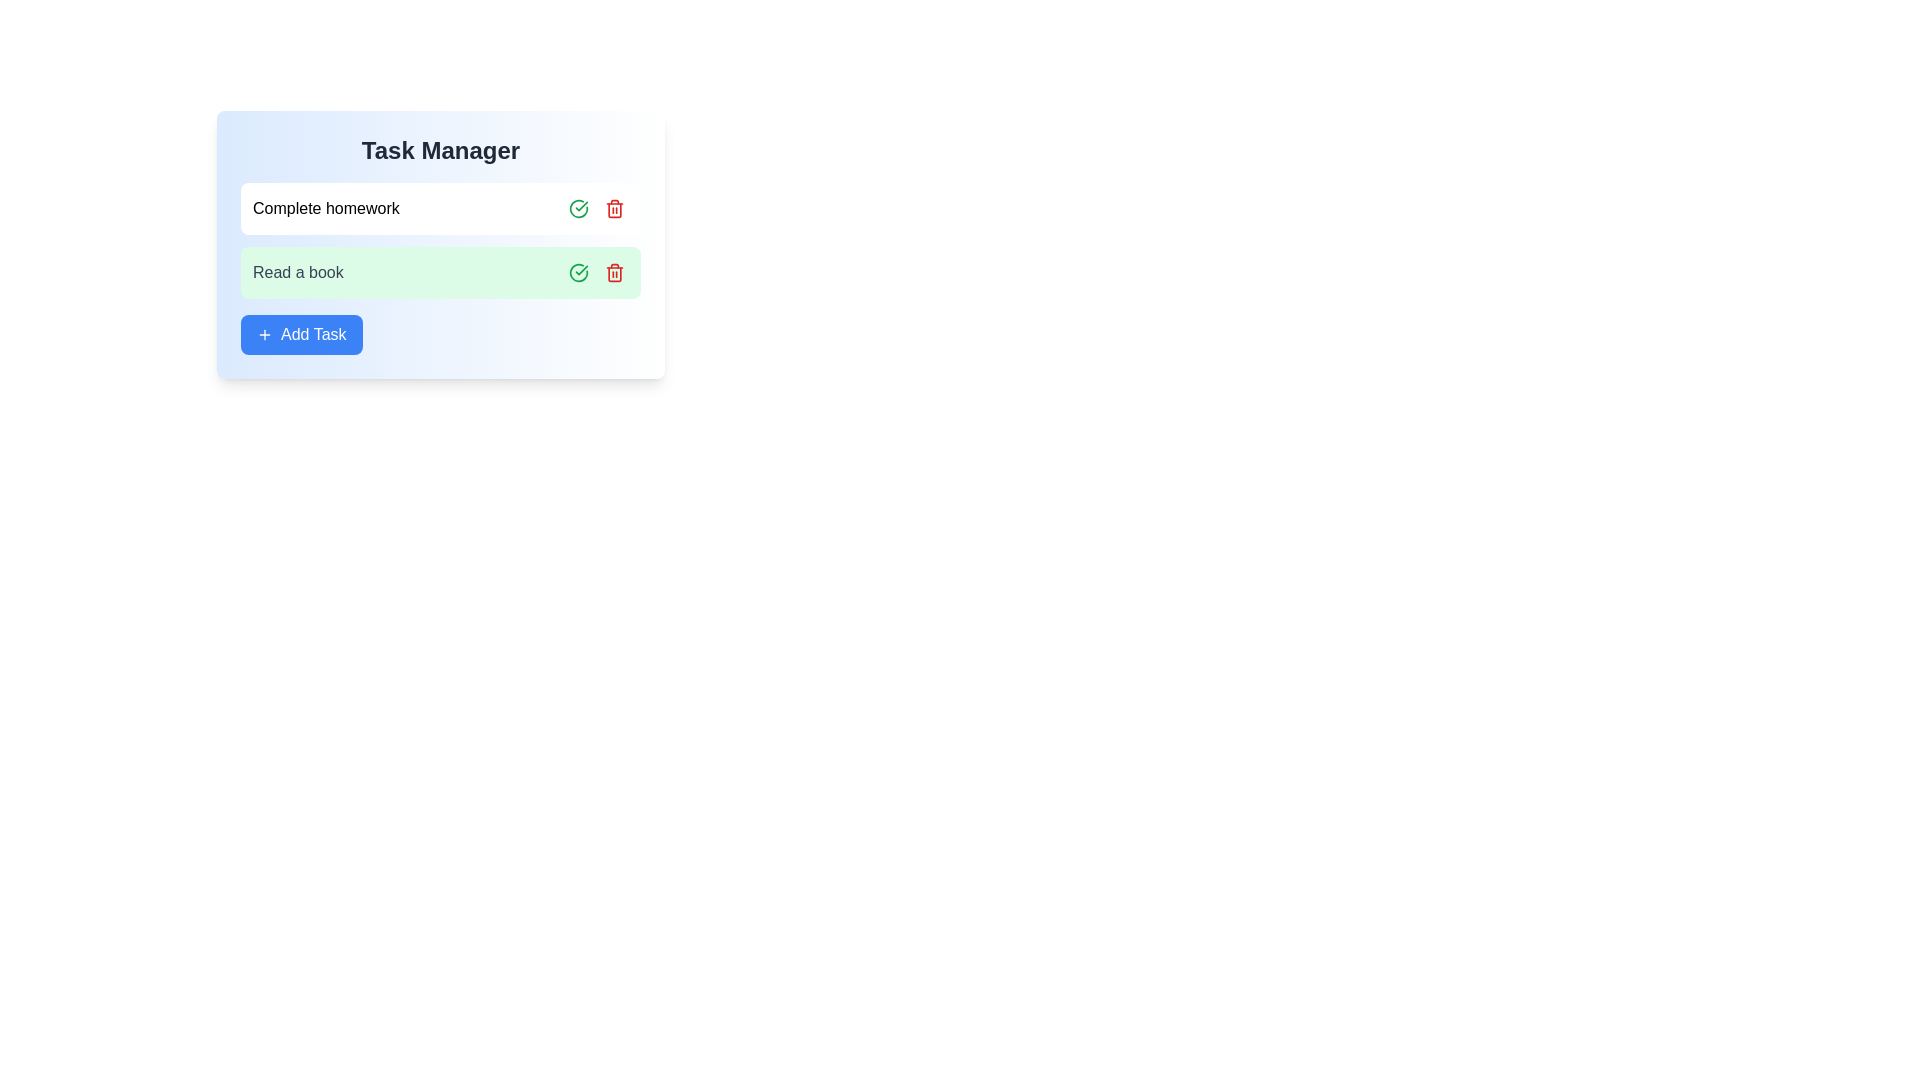  Describe the element at coordinates (613, 273) in the screenshot. I see `the red trash can icon to remove the task Read a book` at that location.